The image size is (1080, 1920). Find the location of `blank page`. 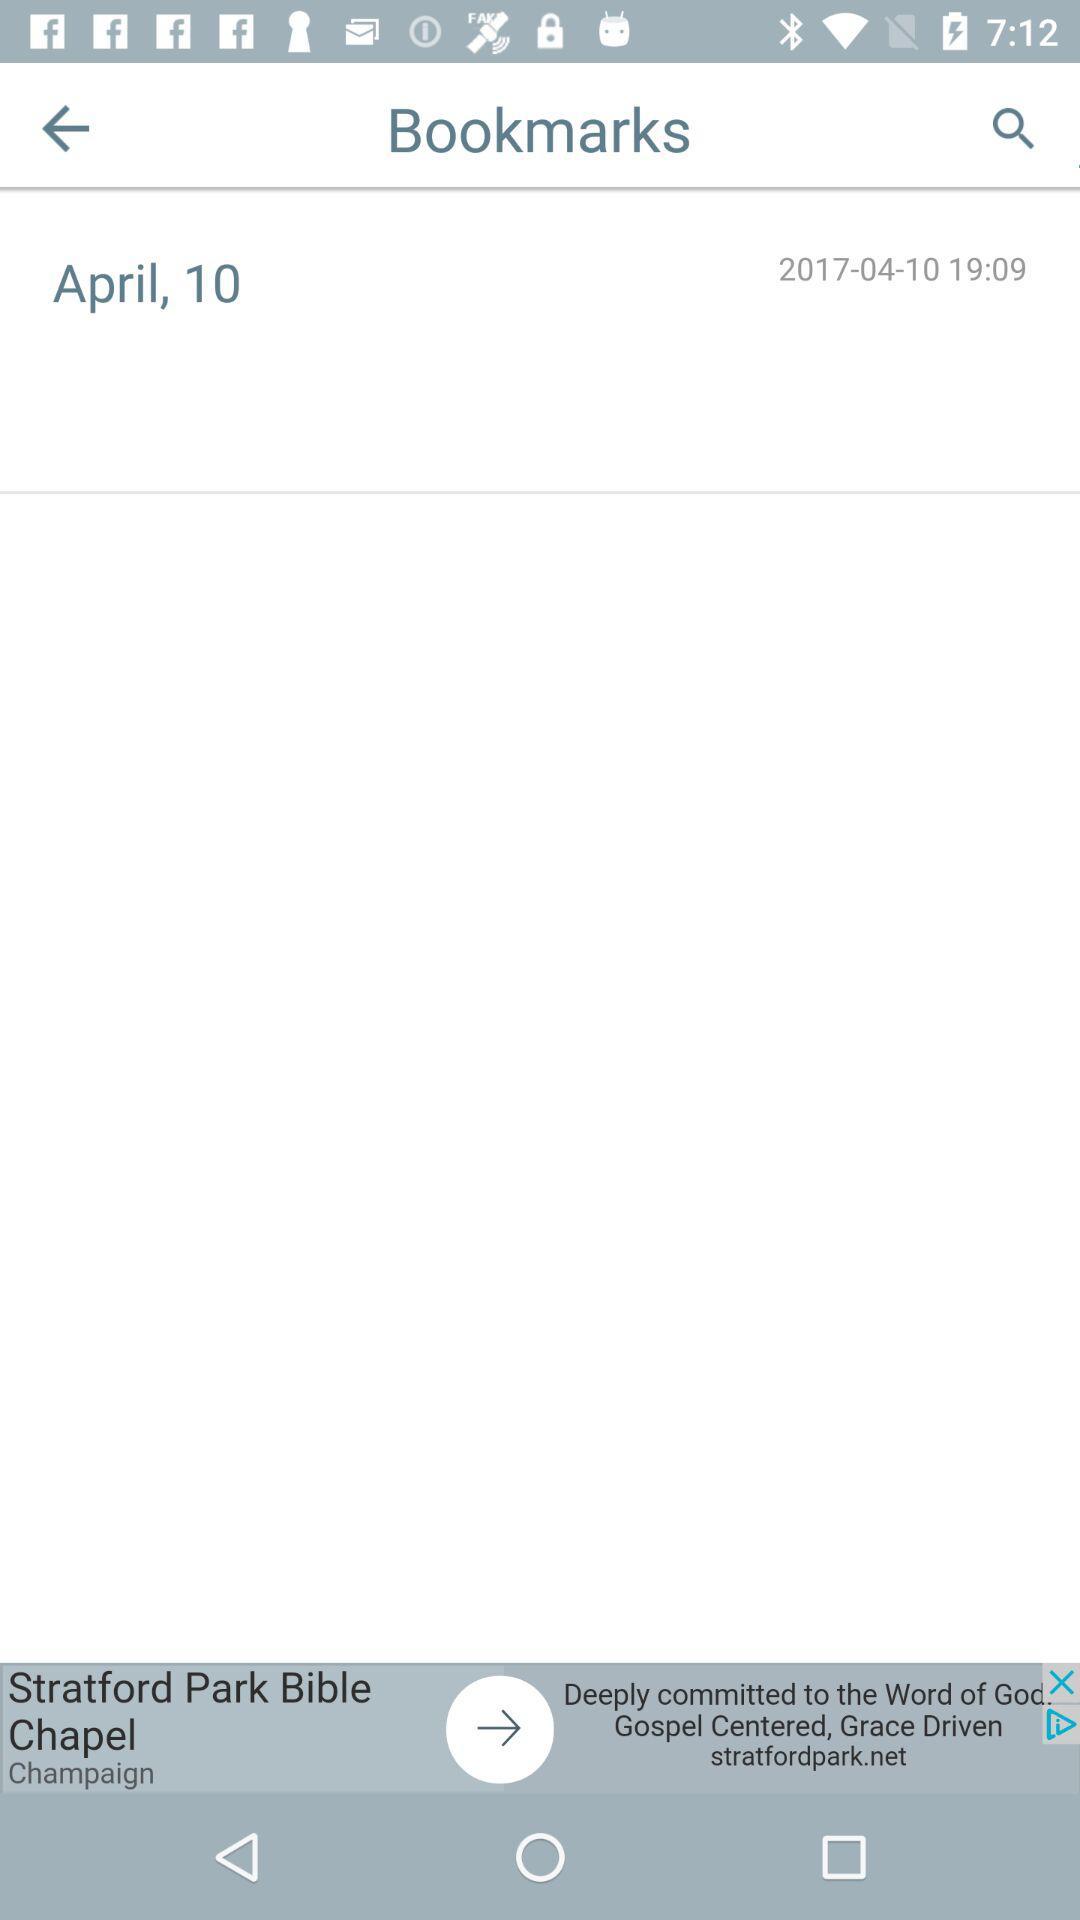

blank page is located at coordinates (1078, 127).